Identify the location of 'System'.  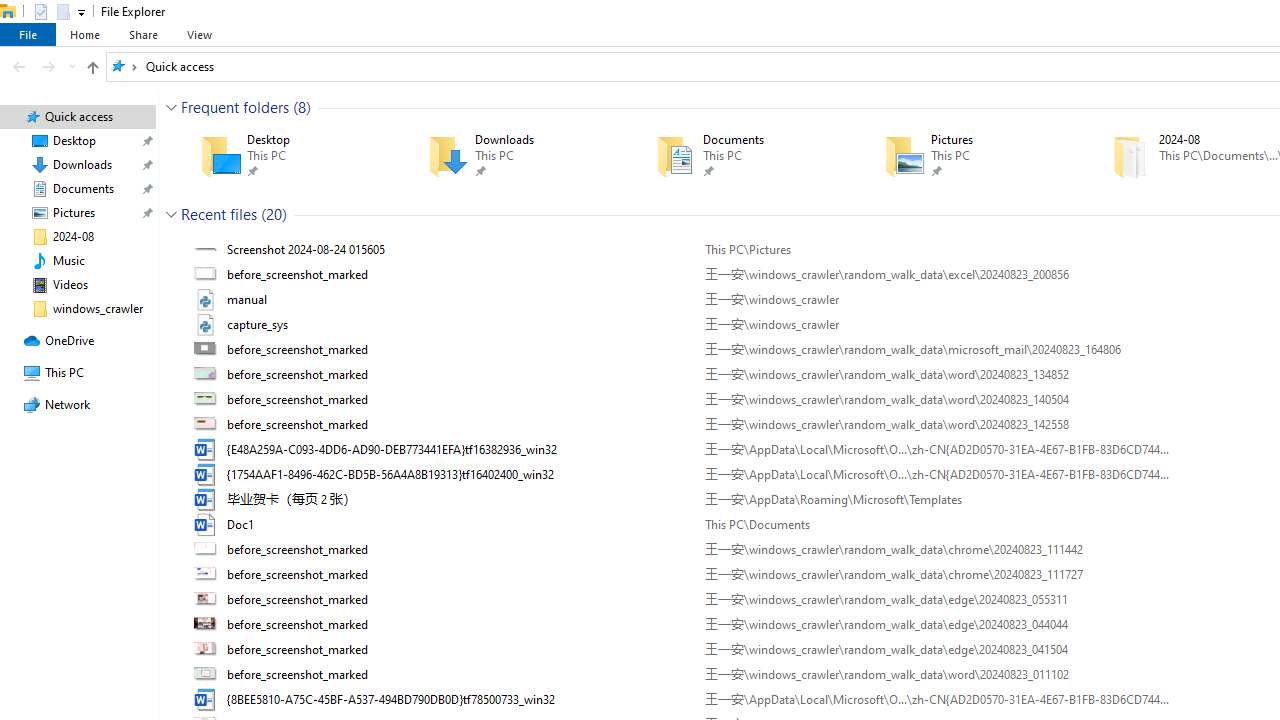
(10, 11).